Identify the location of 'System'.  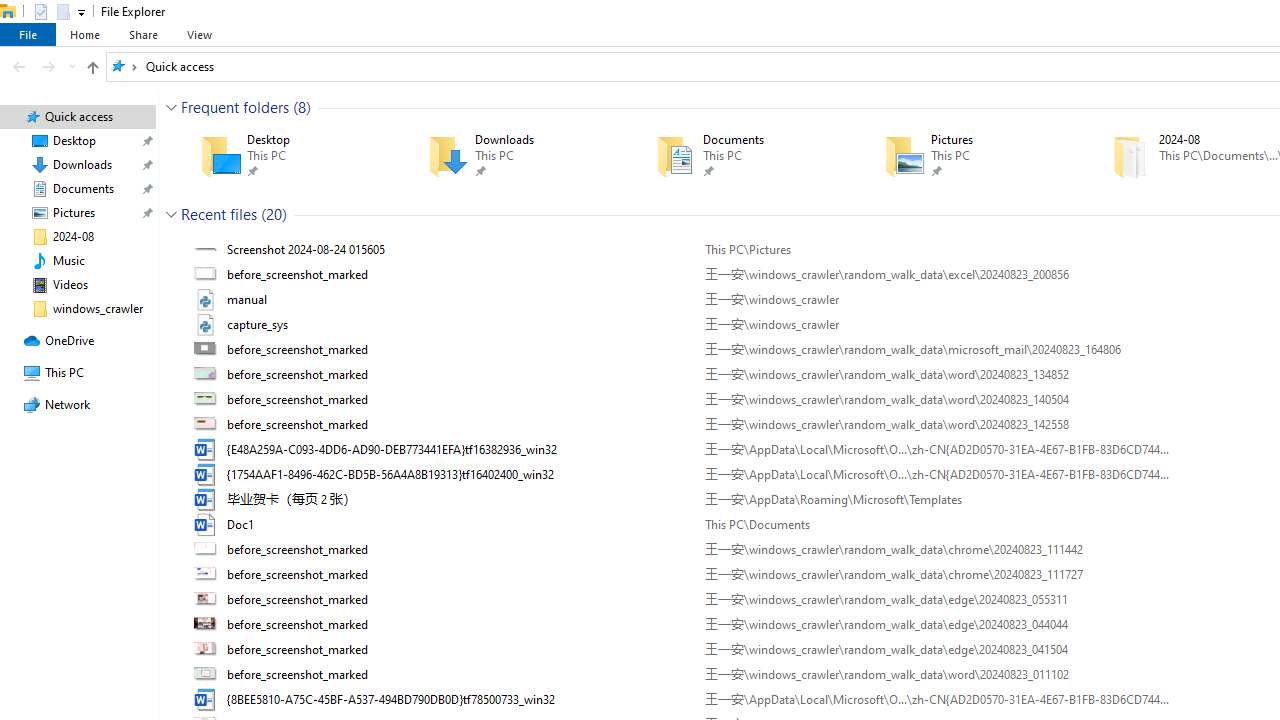
(10, 11).